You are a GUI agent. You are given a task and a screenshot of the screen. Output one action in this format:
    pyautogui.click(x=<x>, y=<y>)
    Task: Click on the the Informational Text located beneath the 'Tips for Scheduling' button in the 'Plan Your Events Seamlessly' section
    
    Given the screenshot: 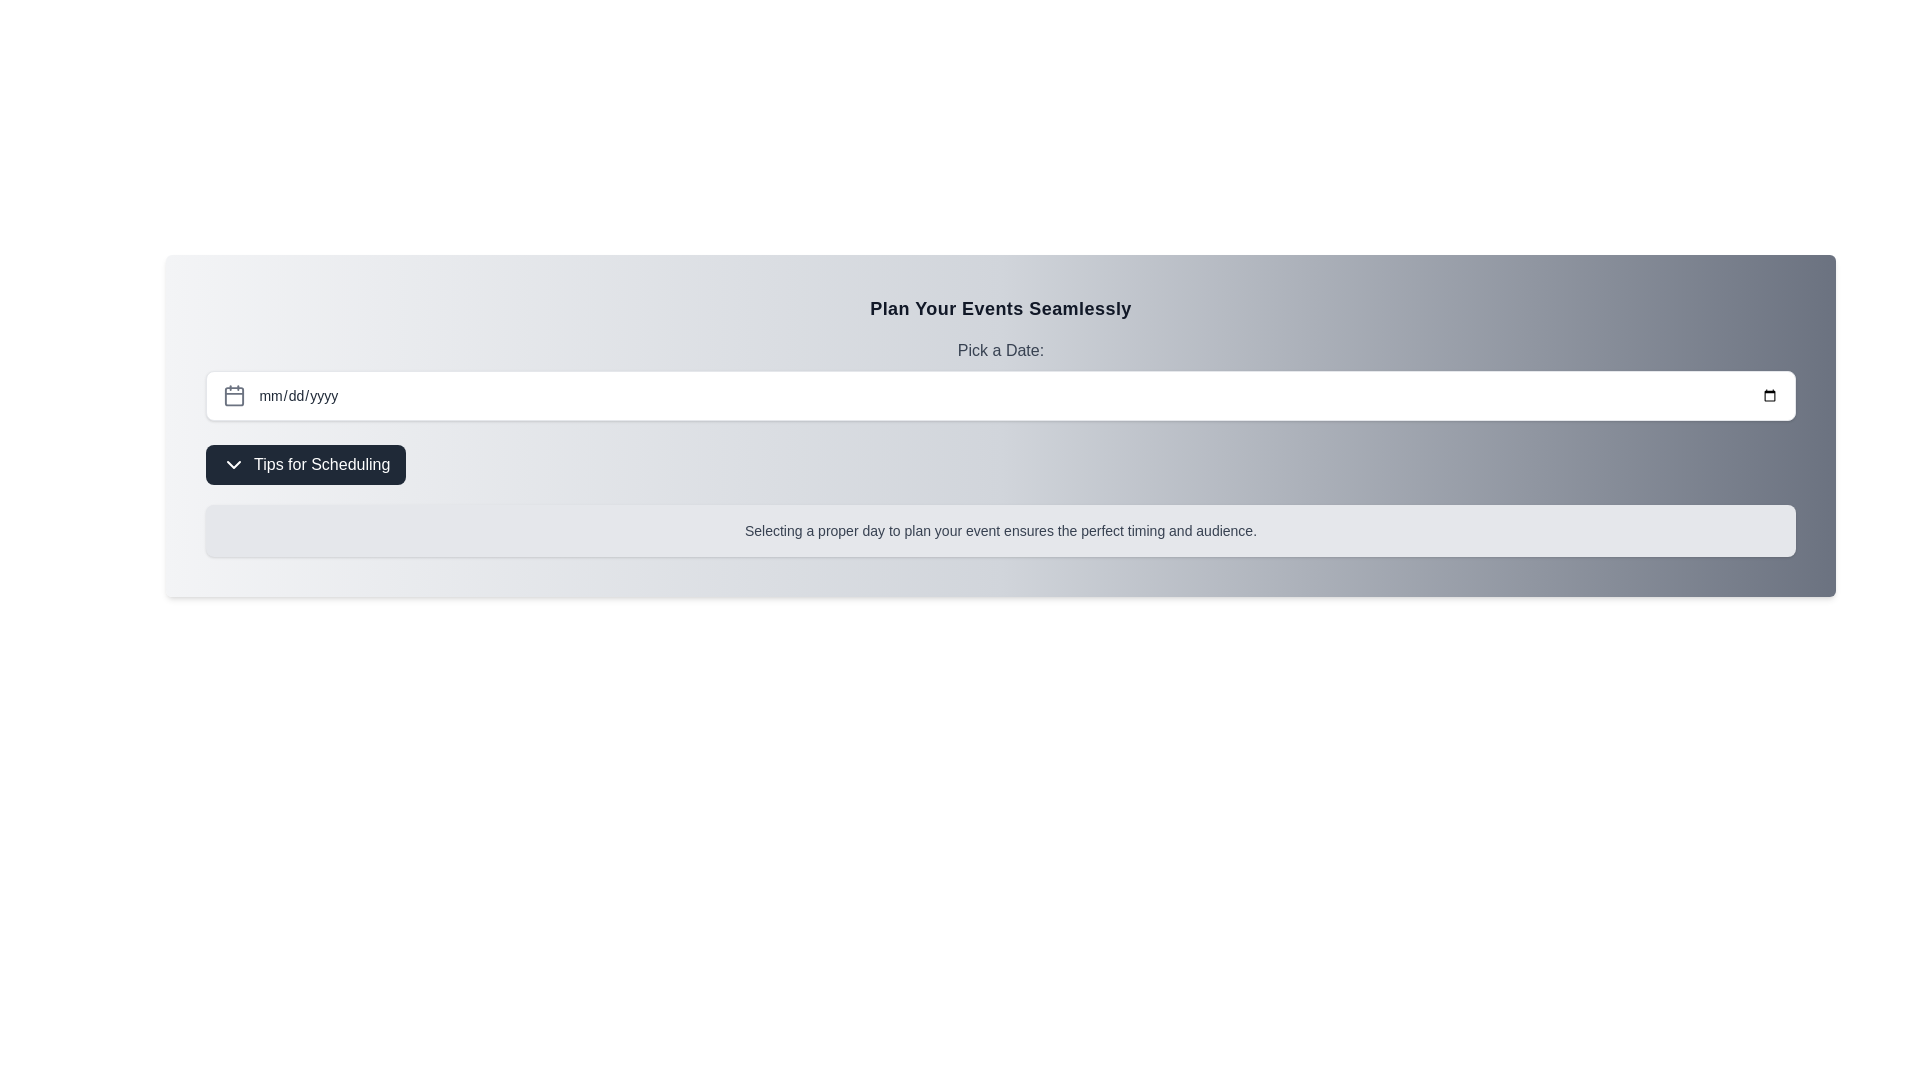 What is the action you would take?
    pyautogui.click(x=1001, y=530)
    